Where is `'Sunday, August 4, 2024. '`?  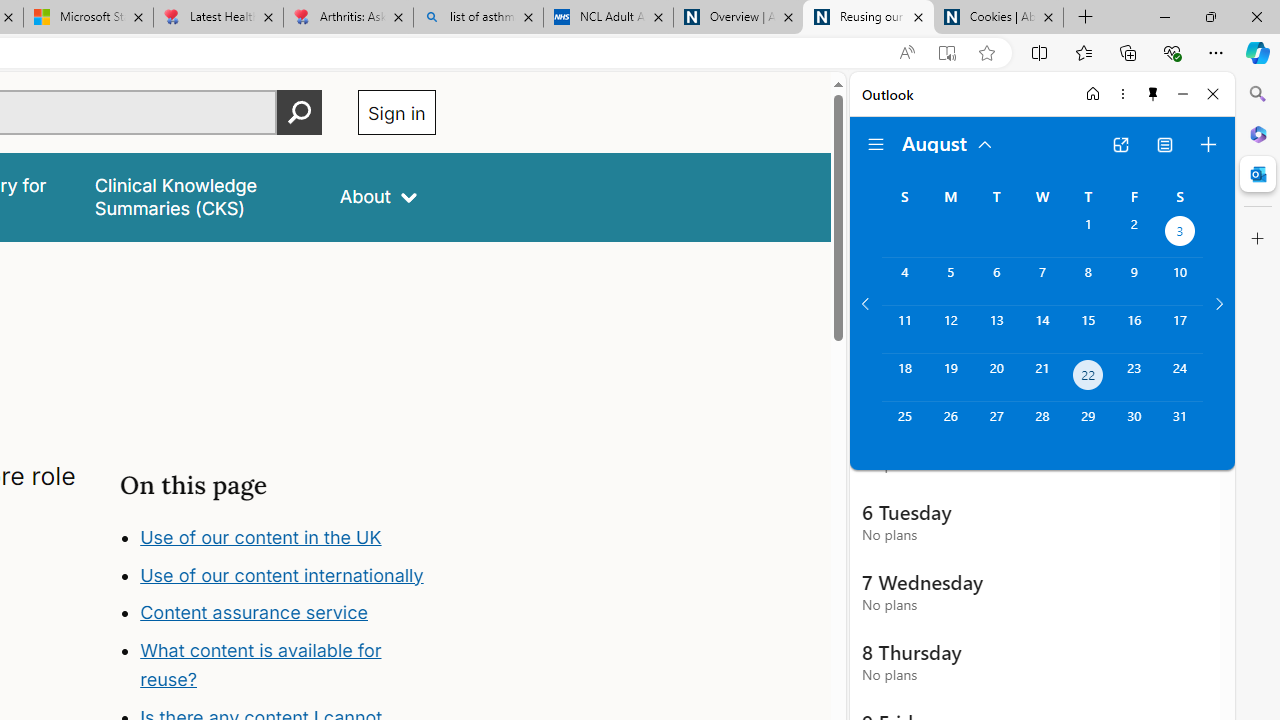
'Sunday, August 4, 2024. ' is located at coordinates (903, 281).